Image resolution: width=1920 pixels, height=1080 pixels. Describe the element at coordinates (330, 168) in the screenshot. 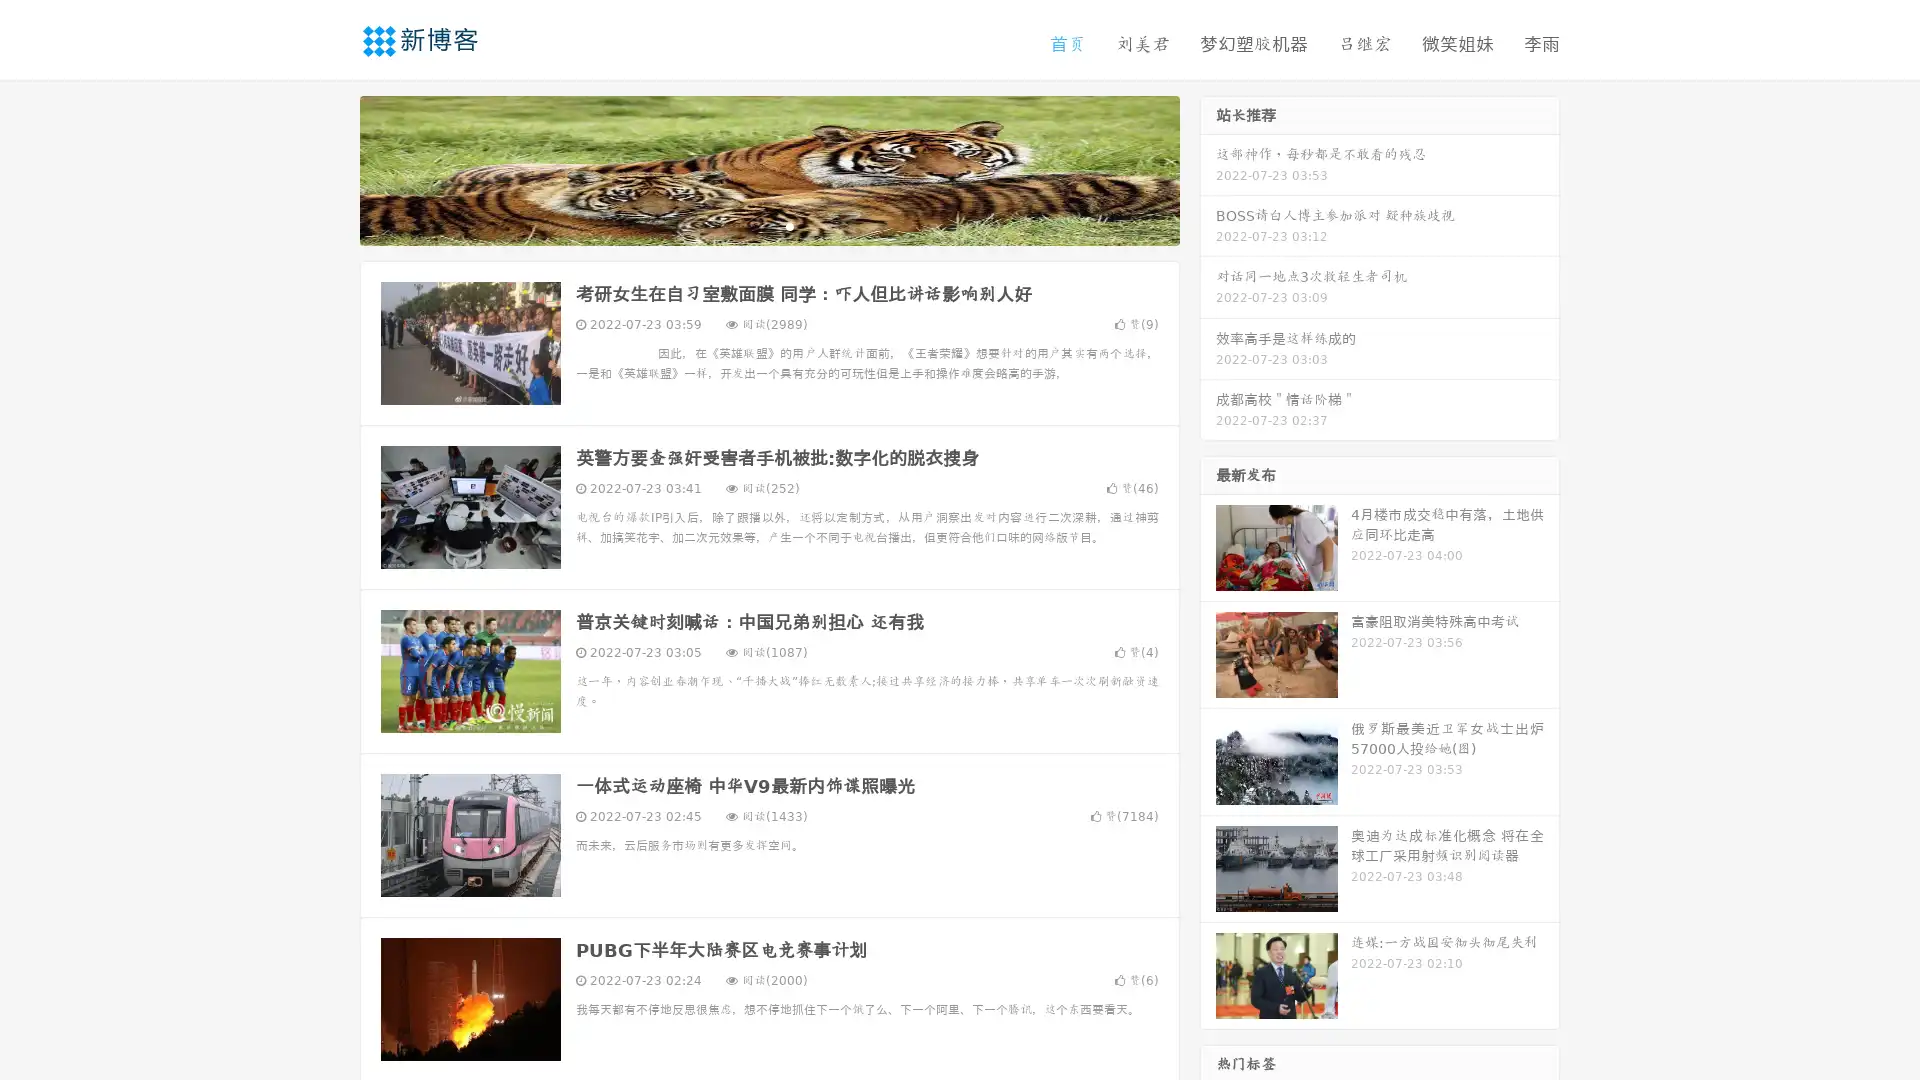

I see `Previous slide` at that location.